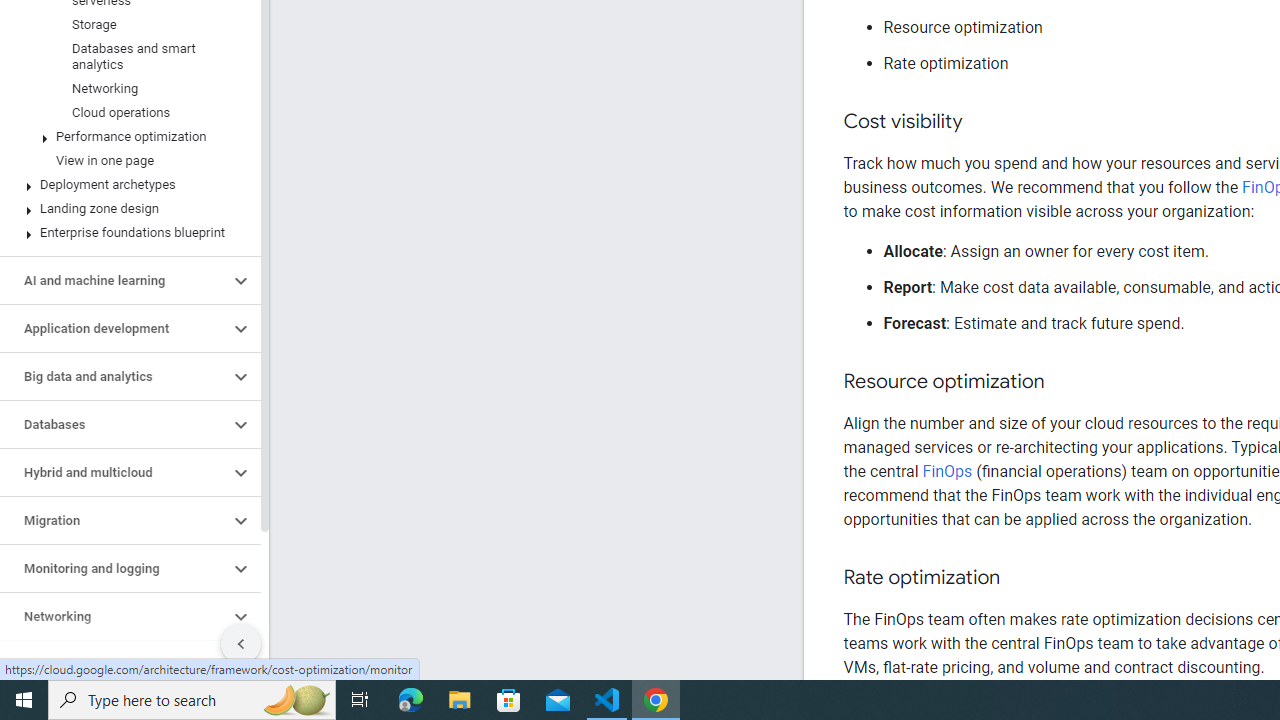 The height and width of the screenshot is (720, 1280). Describe the element at coordinates (125, 185) in the screenshot. I see `'Deployment archetypes'` at that location.